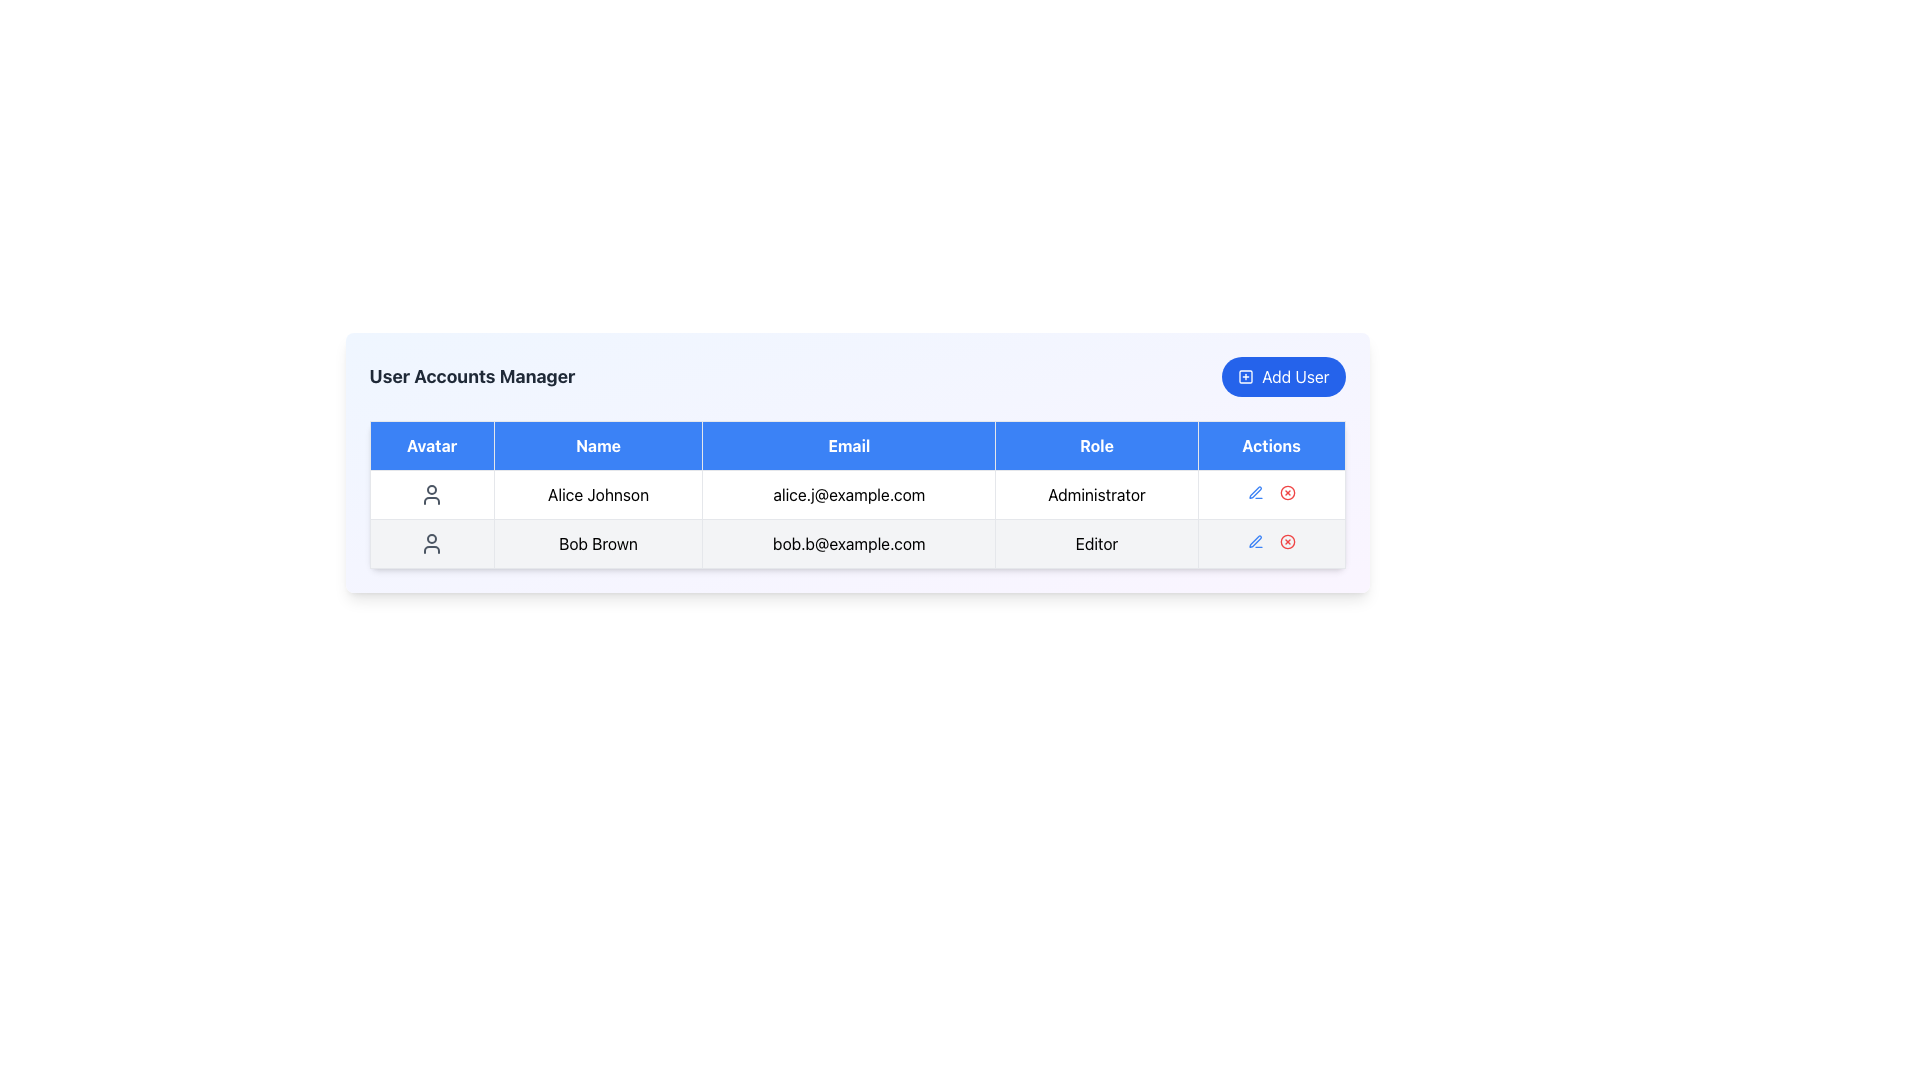 Image resolution: width=1920 pixels, height=1080 pixels. What do you see at coordinates (1254, 542) in the screenshot?
I see `the pen icon button in the 'Actions' column of the user management table` at bounding box center [1254, 542].